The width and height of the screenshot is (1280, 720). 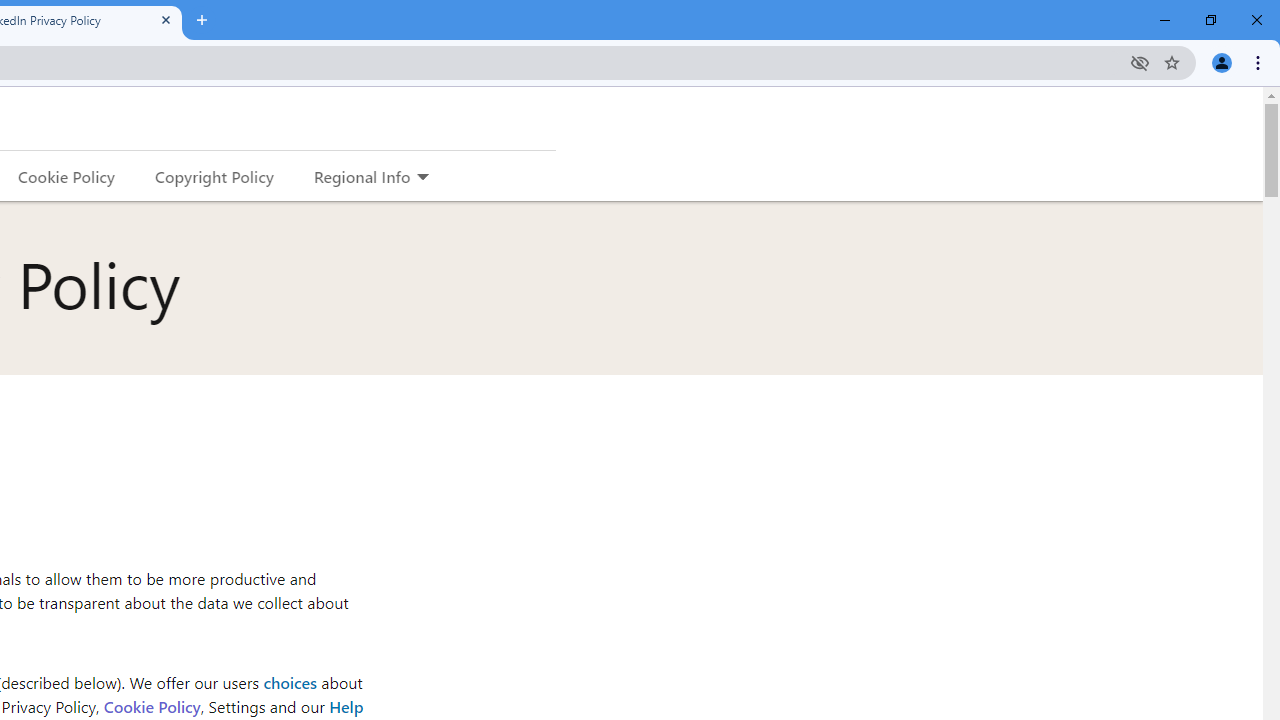 I want to click on 'Expand to show more links for Regional Info', so click(x=421, y=177).